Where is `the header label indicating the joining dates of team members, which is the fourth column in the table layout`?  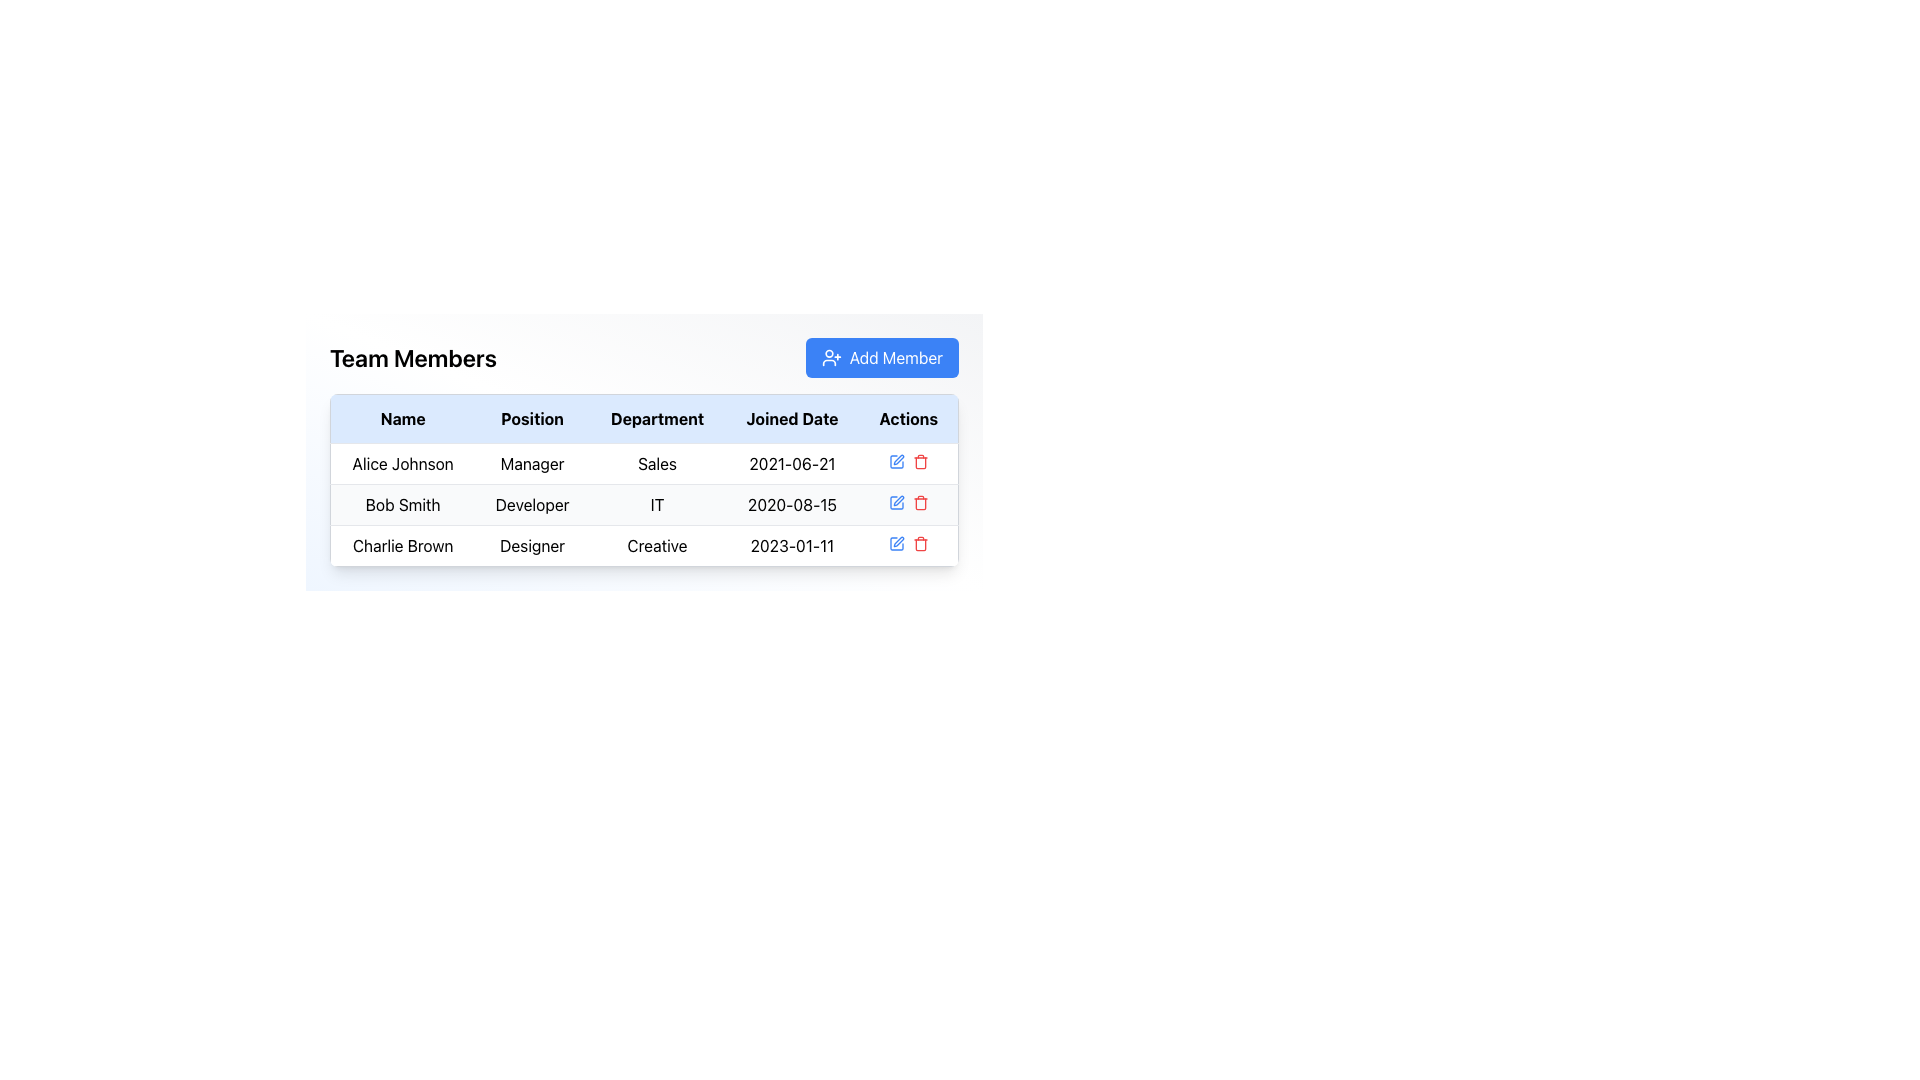 the header label indicating the joining dates of team members, which is the fourth column in the table layout is located at coordinates (791, 418).